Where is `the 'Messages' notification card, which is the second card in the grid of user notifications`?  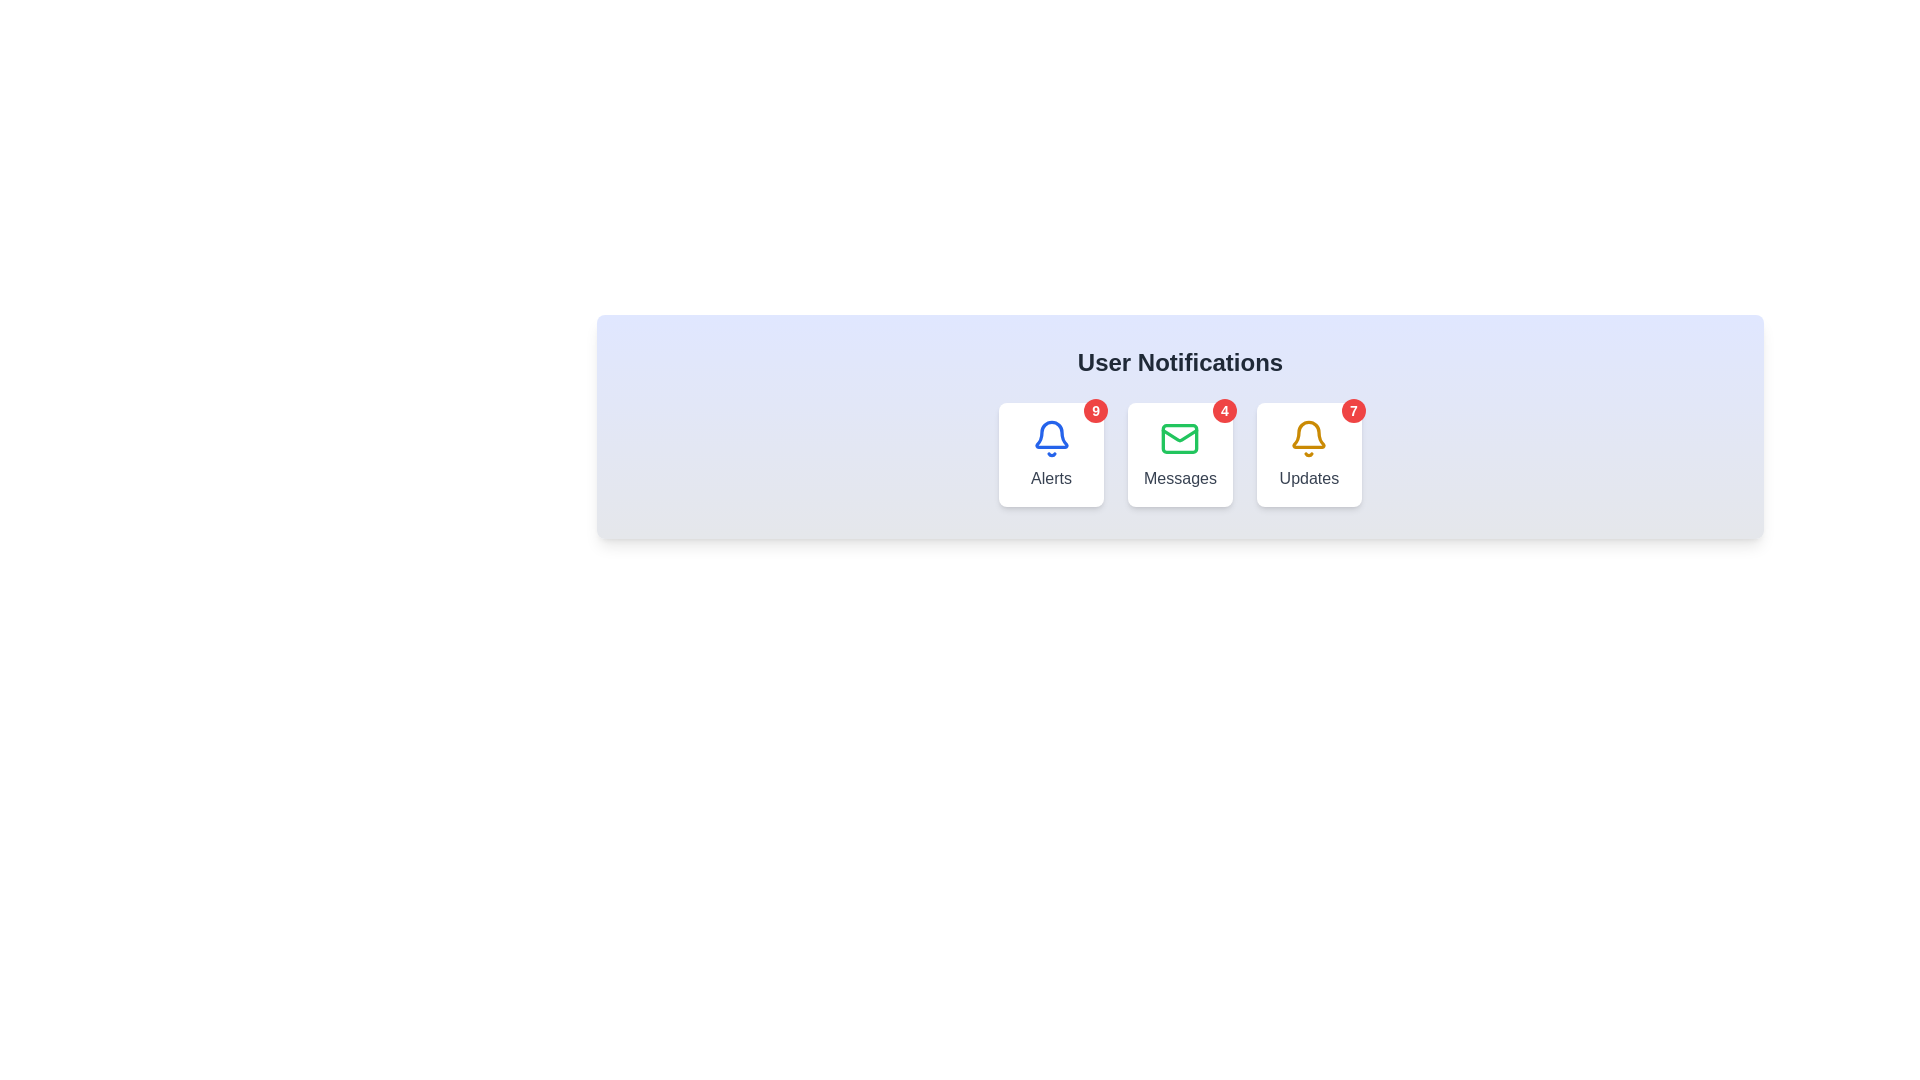 the 'Messages' notification card, which is the second card in the grid of user notifications is located at coordinates (1180, 455).